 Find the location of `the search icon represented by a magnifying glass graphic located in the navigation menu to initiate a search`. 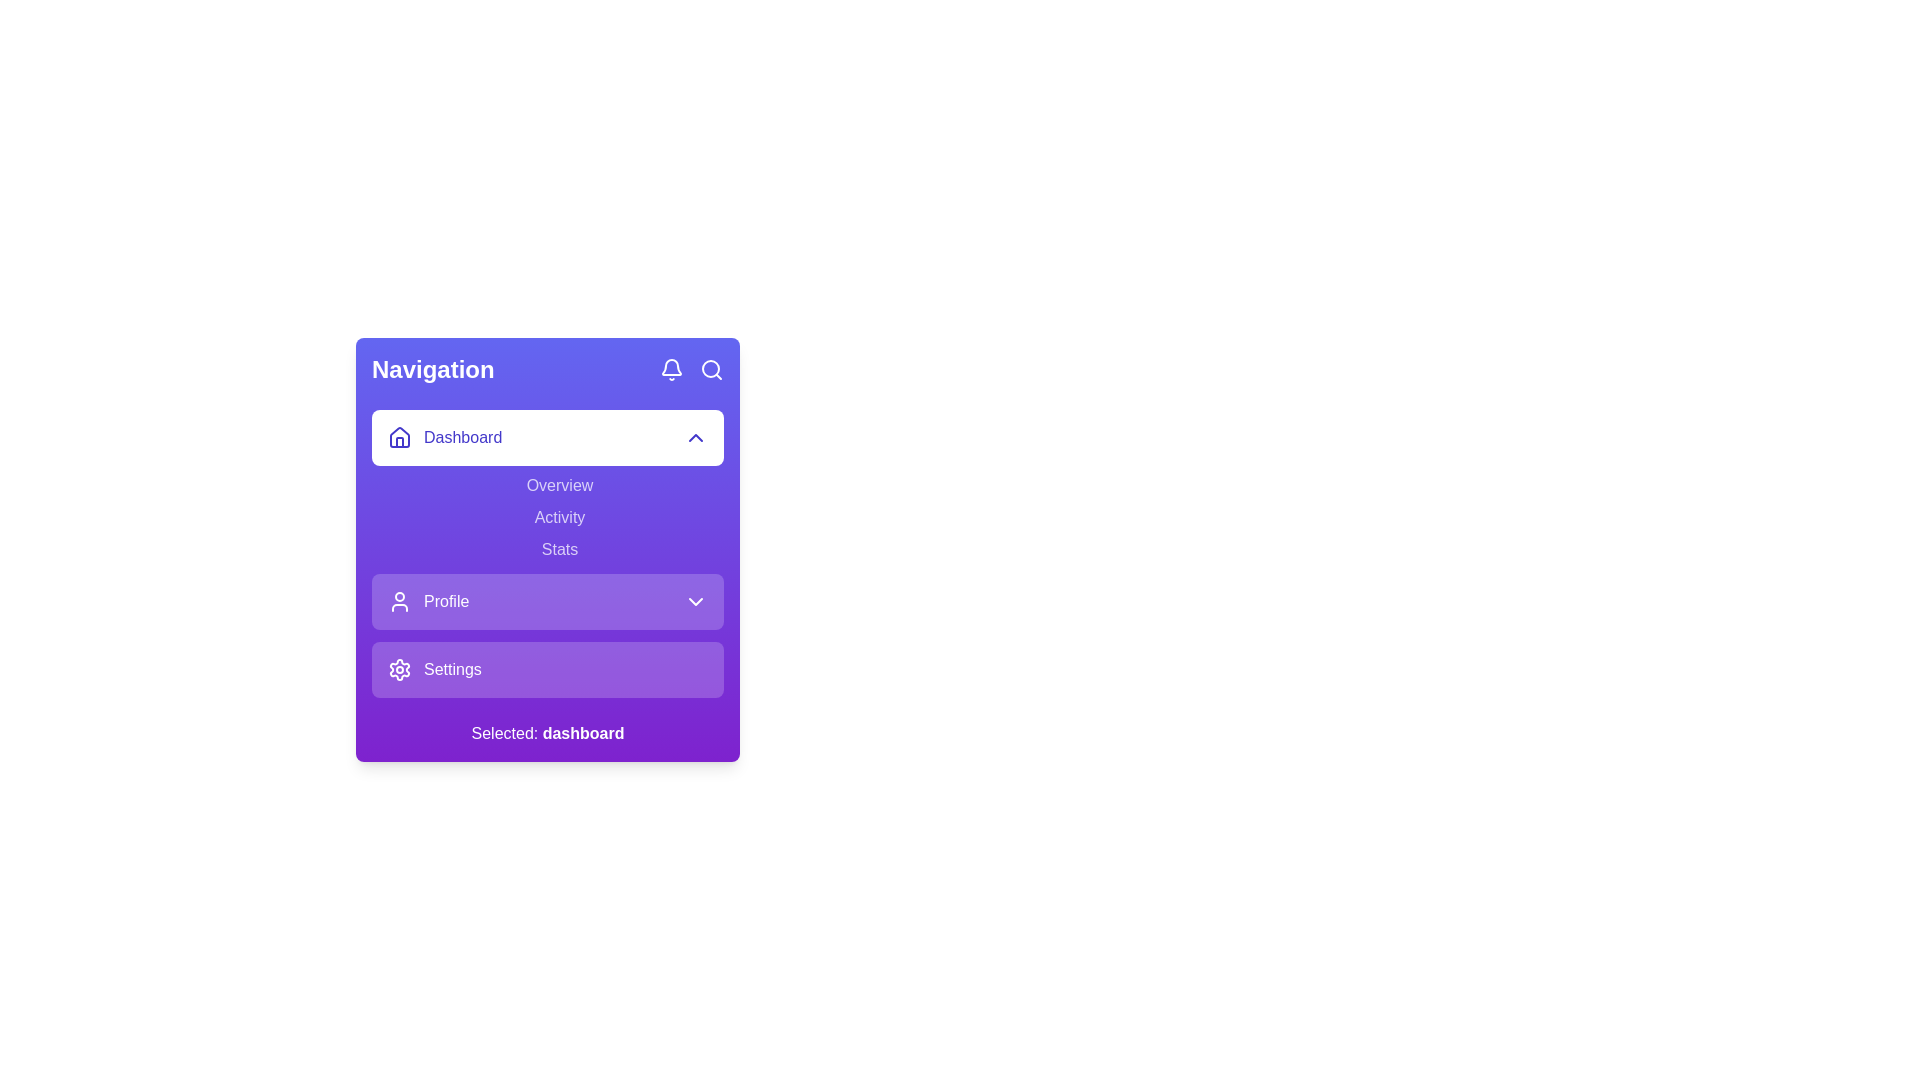

the search icon represented by a magnifying glass graphic located in the navigation menu to initiate a search is located at coordinates (711, 370).